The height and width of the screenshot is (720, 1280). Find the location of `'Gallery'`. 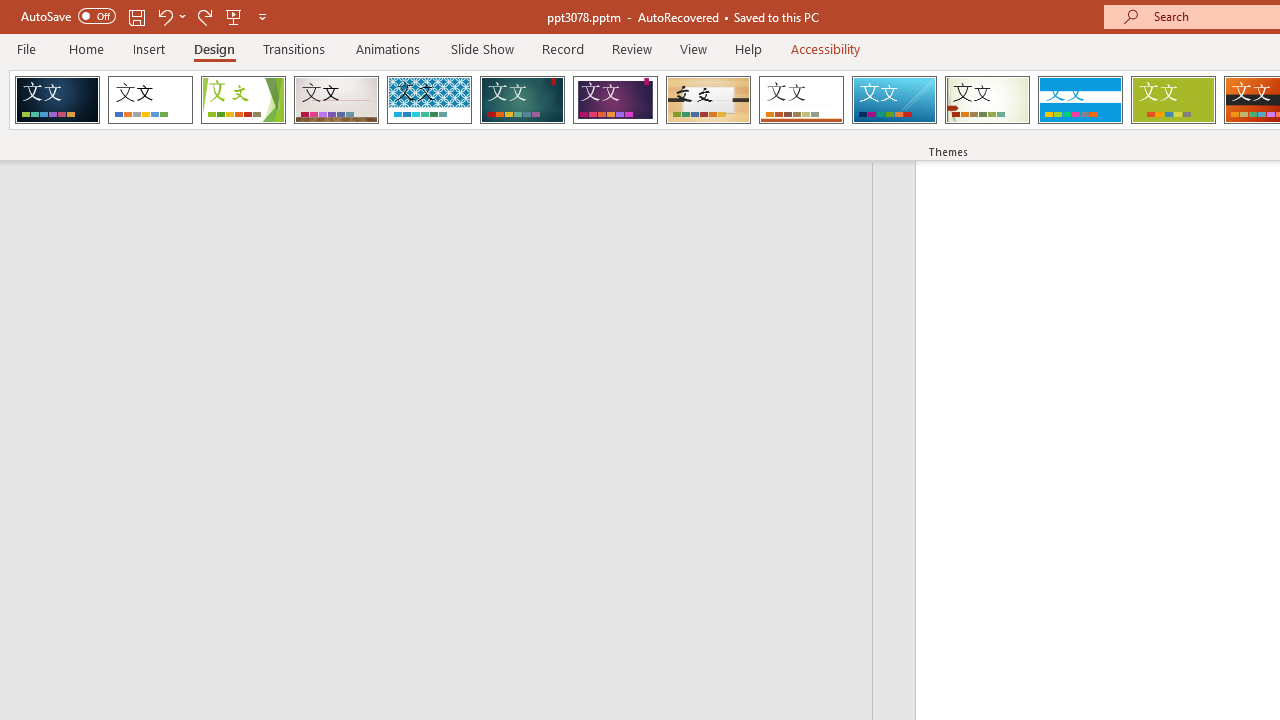

'Gallery' is located at coordinates (336, 100).